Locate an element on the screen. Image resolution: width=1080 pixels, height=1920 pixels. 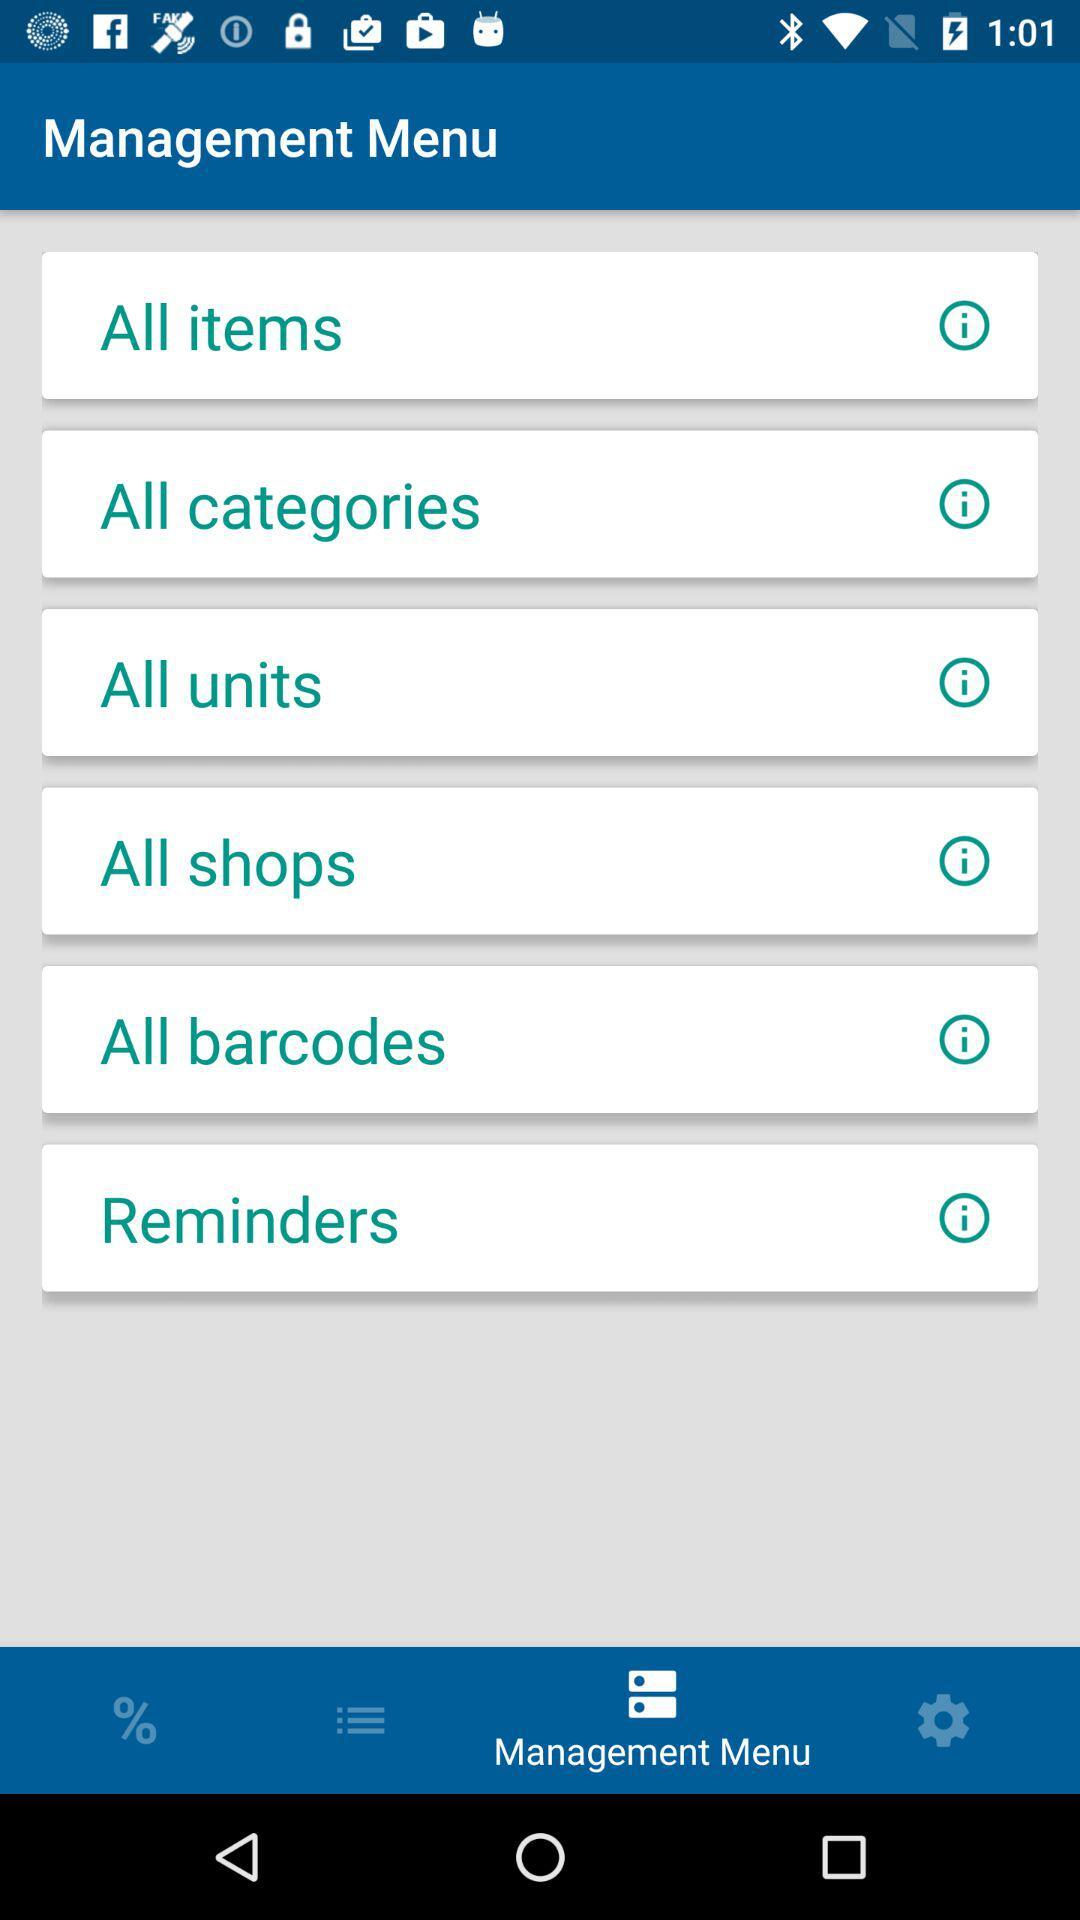
open infos for all barcodes is located at coordinates (963, 1039).